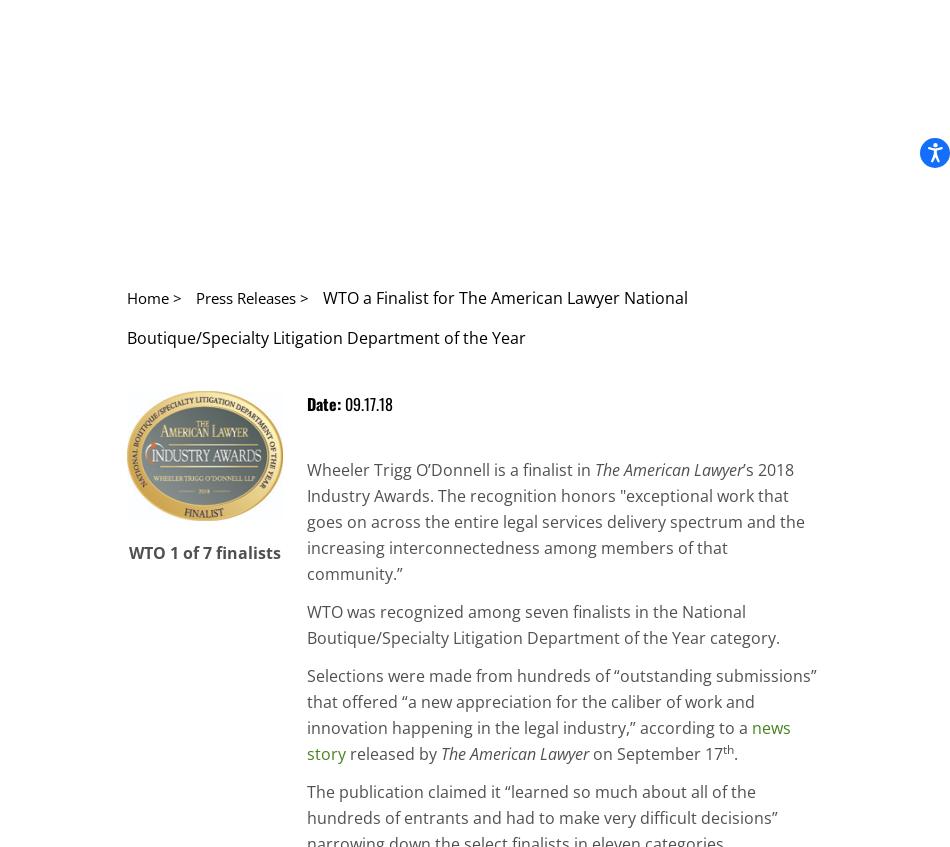 This screenshot has width=950, height=847. Describe the element at coordinates (325, 403) in the screenshot. I see `'Date:'` at that location.